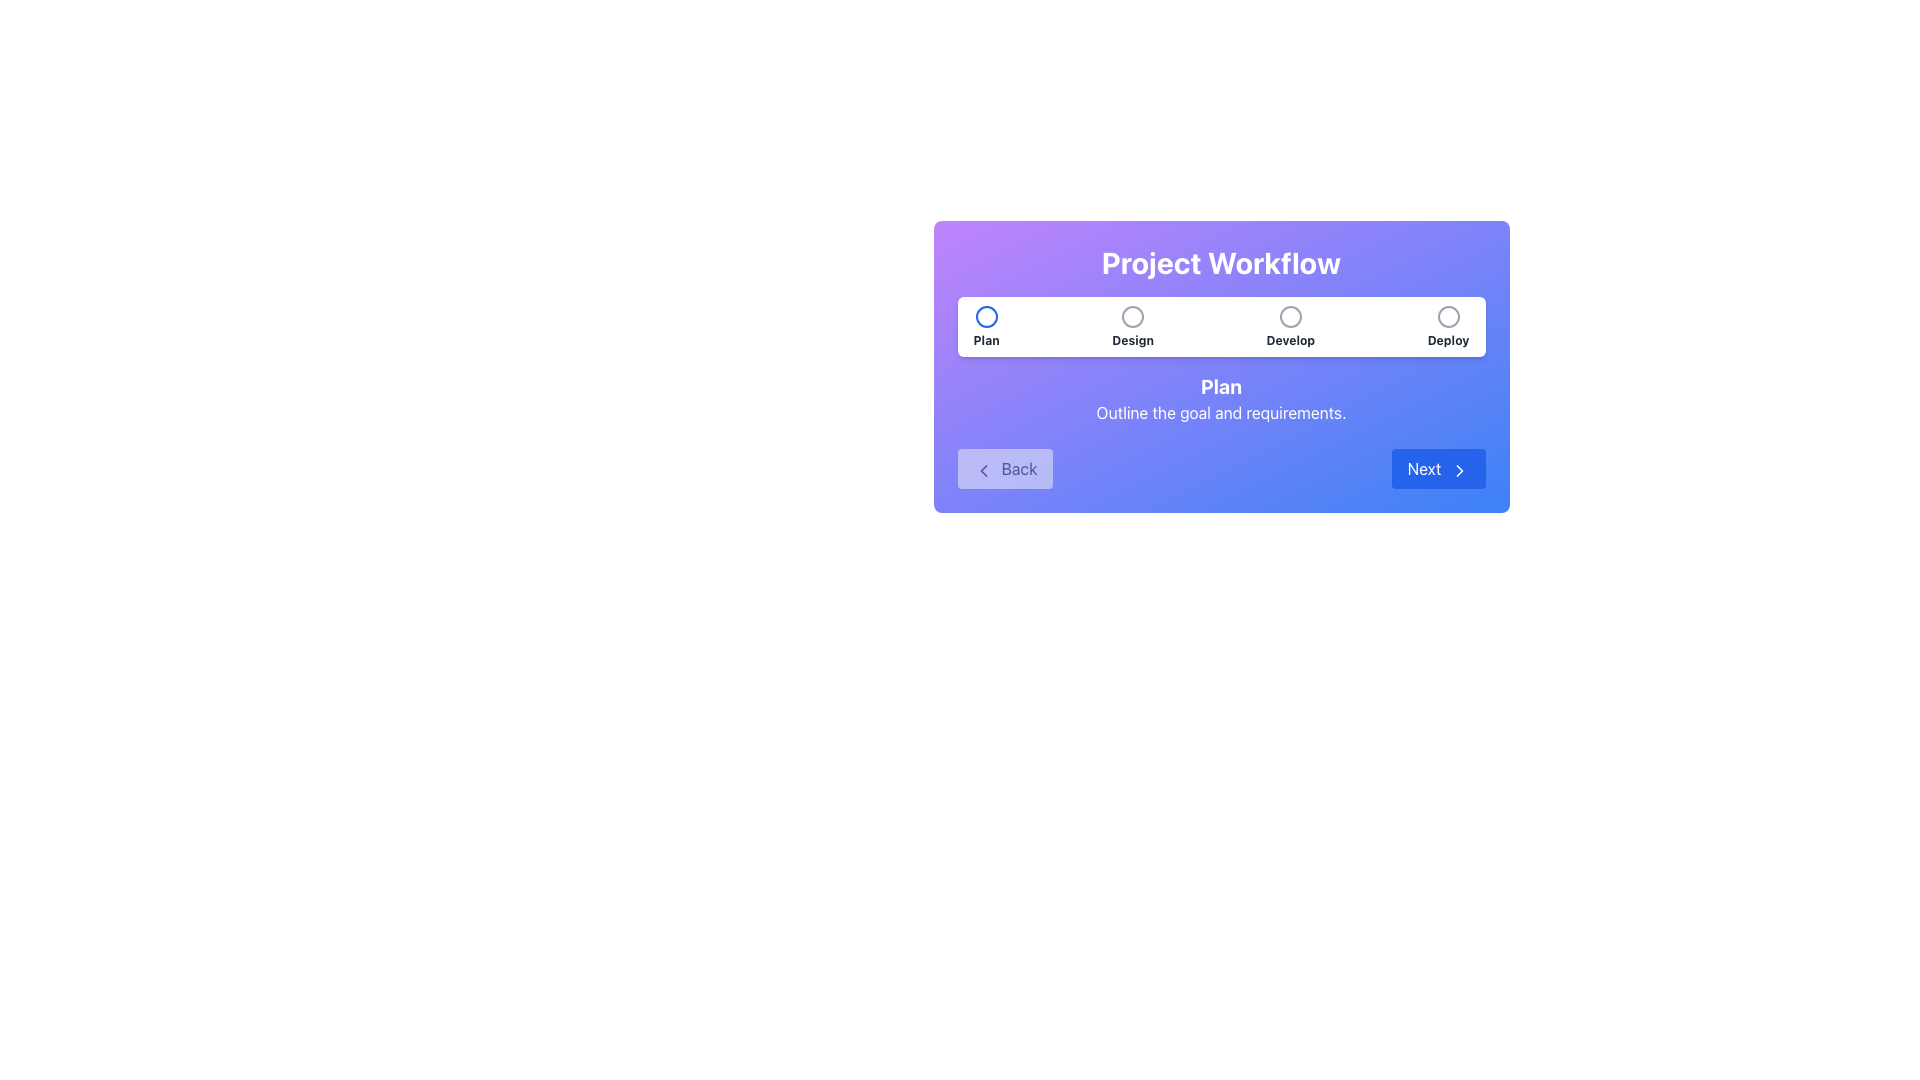  What do you see at coordinates (1459, 470) in the screenshot?
I see `the icon located within the 'Next' button at the bottom-right corner of the workflow navigation card` at bounding box center [1459, 470].